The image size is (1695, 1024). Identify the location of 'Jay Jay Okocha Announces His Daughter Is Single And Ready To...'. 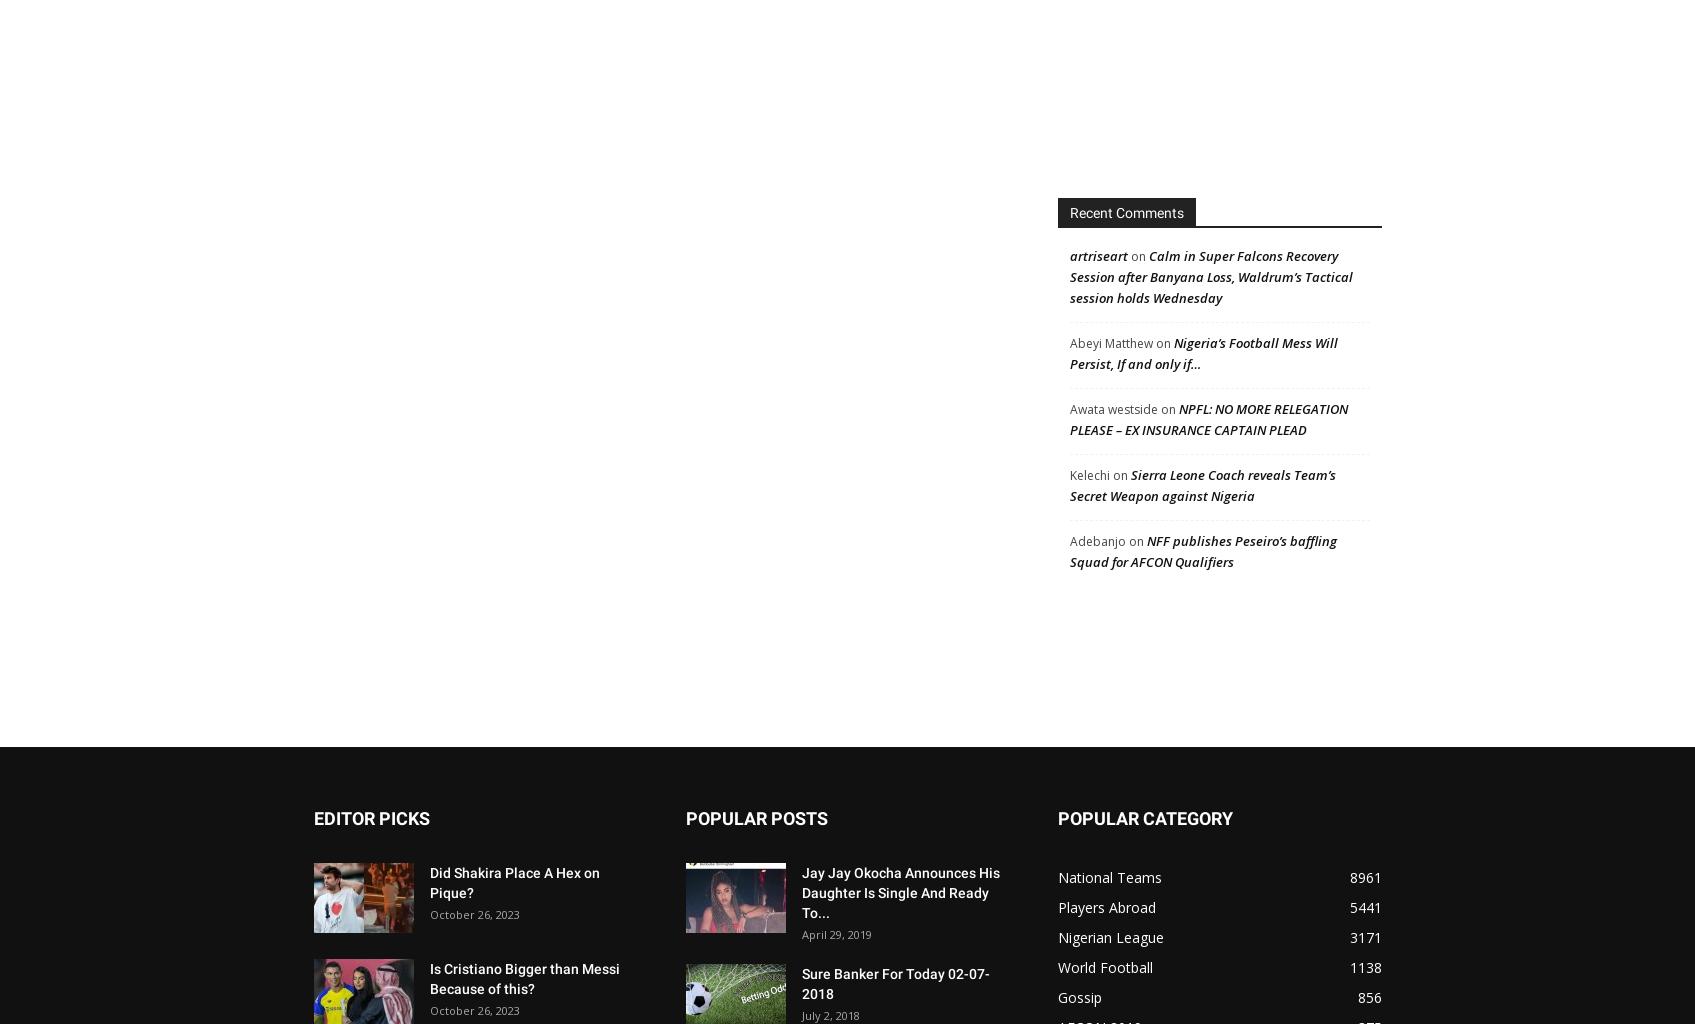
(801, 893).